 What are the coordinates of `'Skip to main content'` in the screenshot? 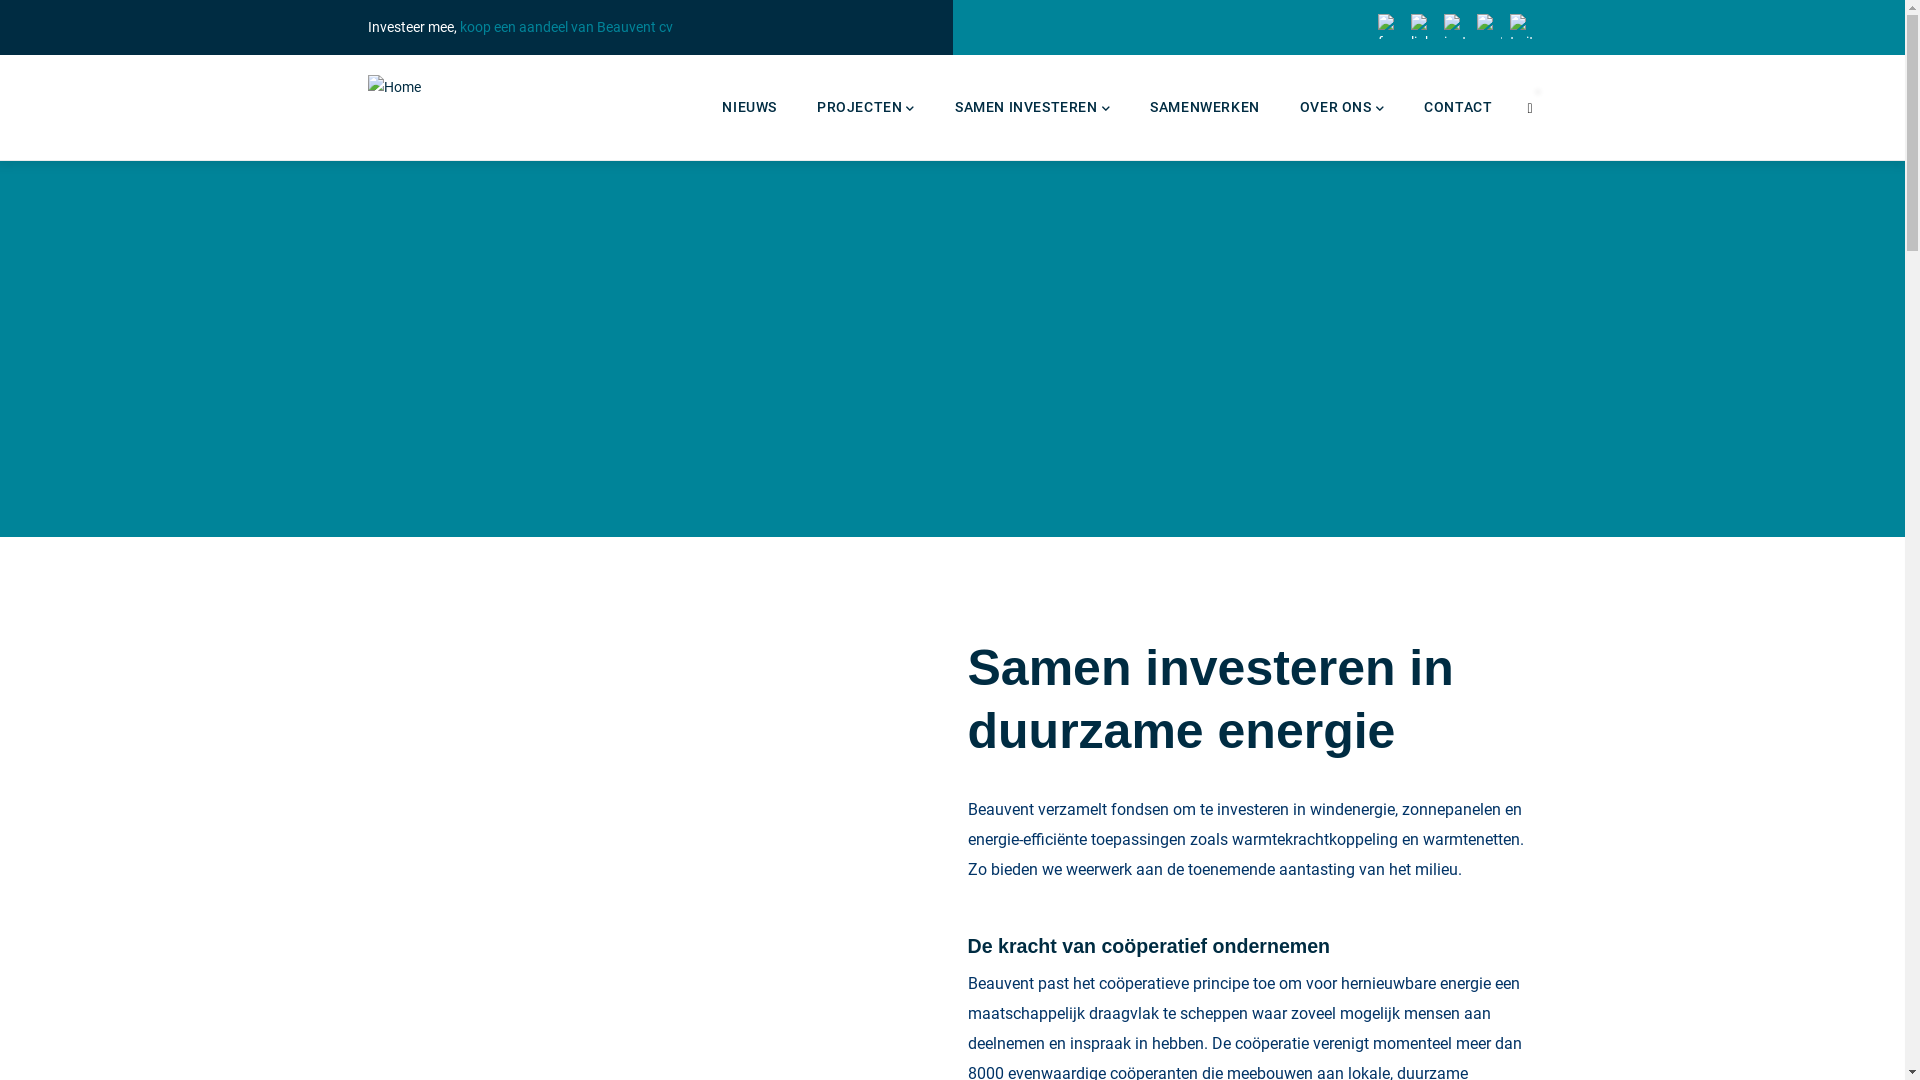 It's located at (0, 0).